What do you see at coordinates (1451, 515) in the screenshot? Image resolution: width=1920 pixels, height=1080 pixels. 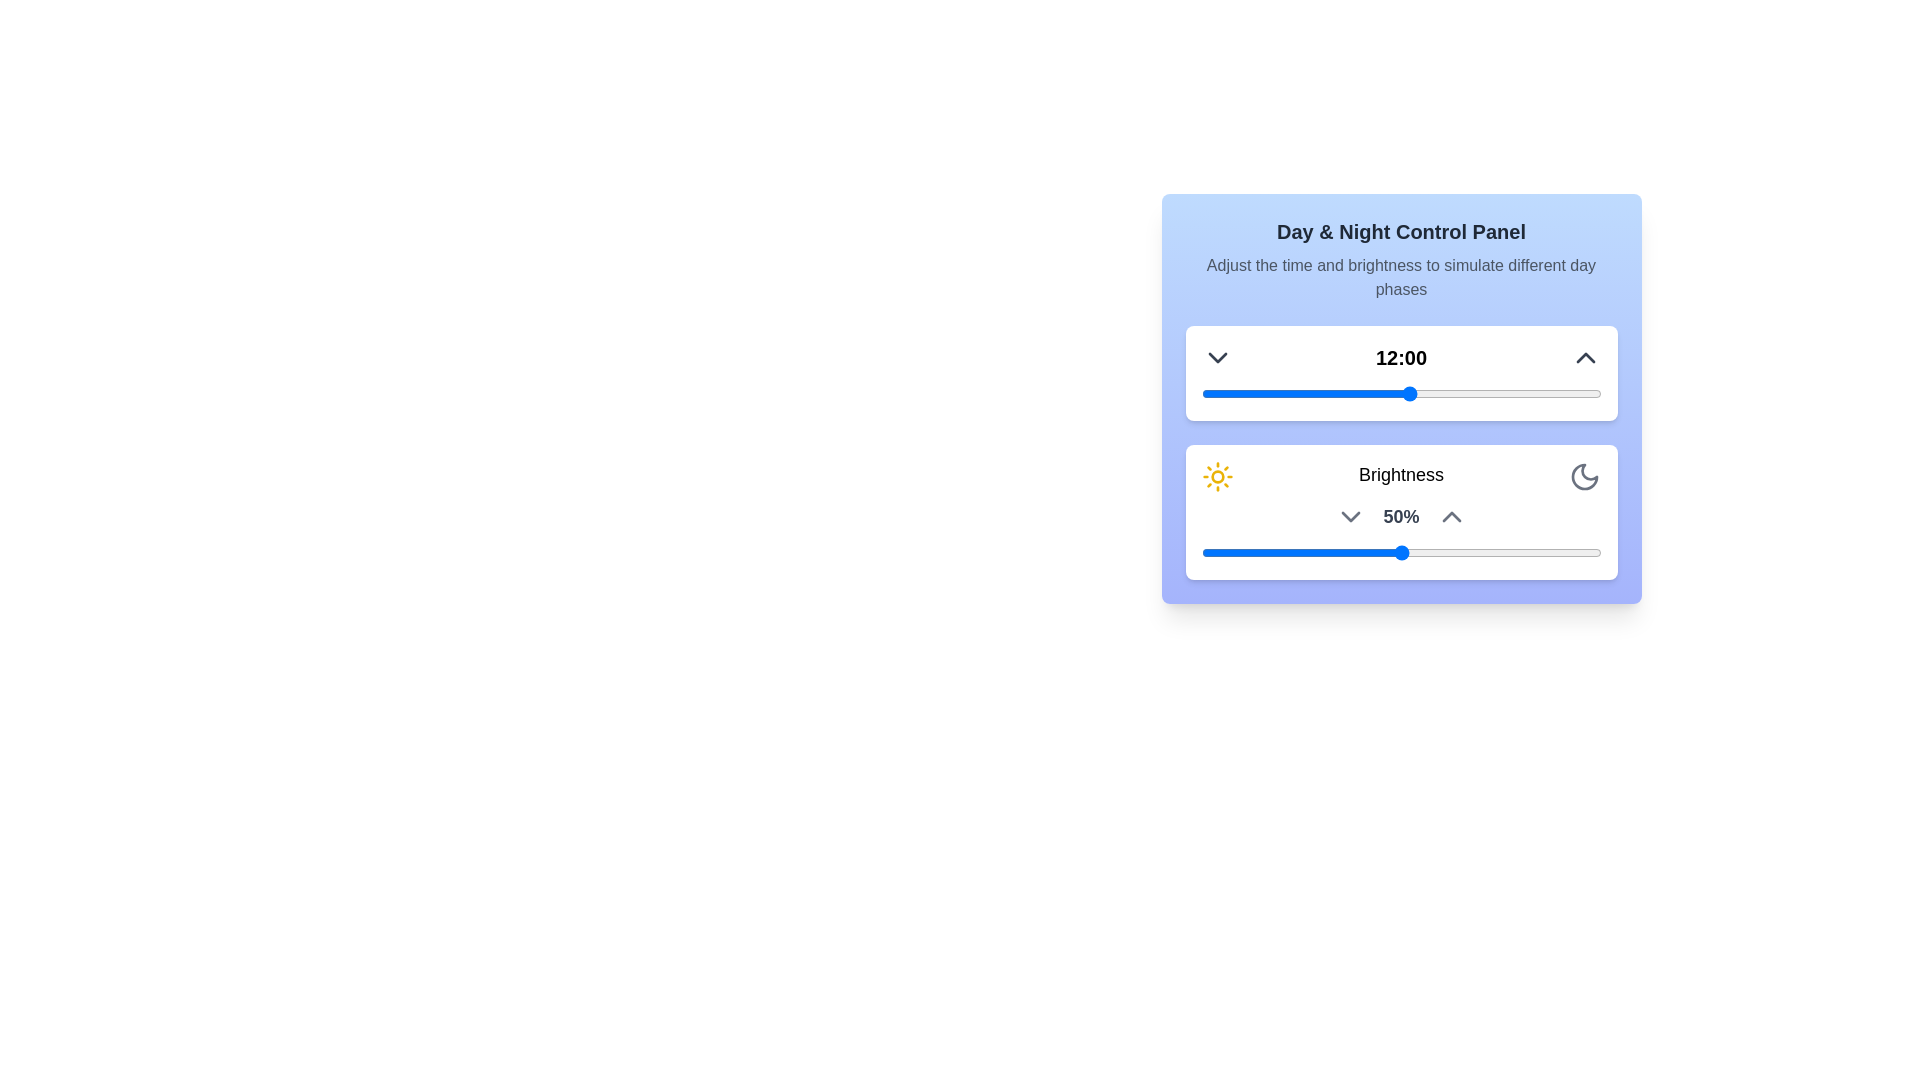 I see `the upward-facing chevron-shaped button located within the 'Brightness' control section to increase the brightness value` at bounding box center [1451, 515].